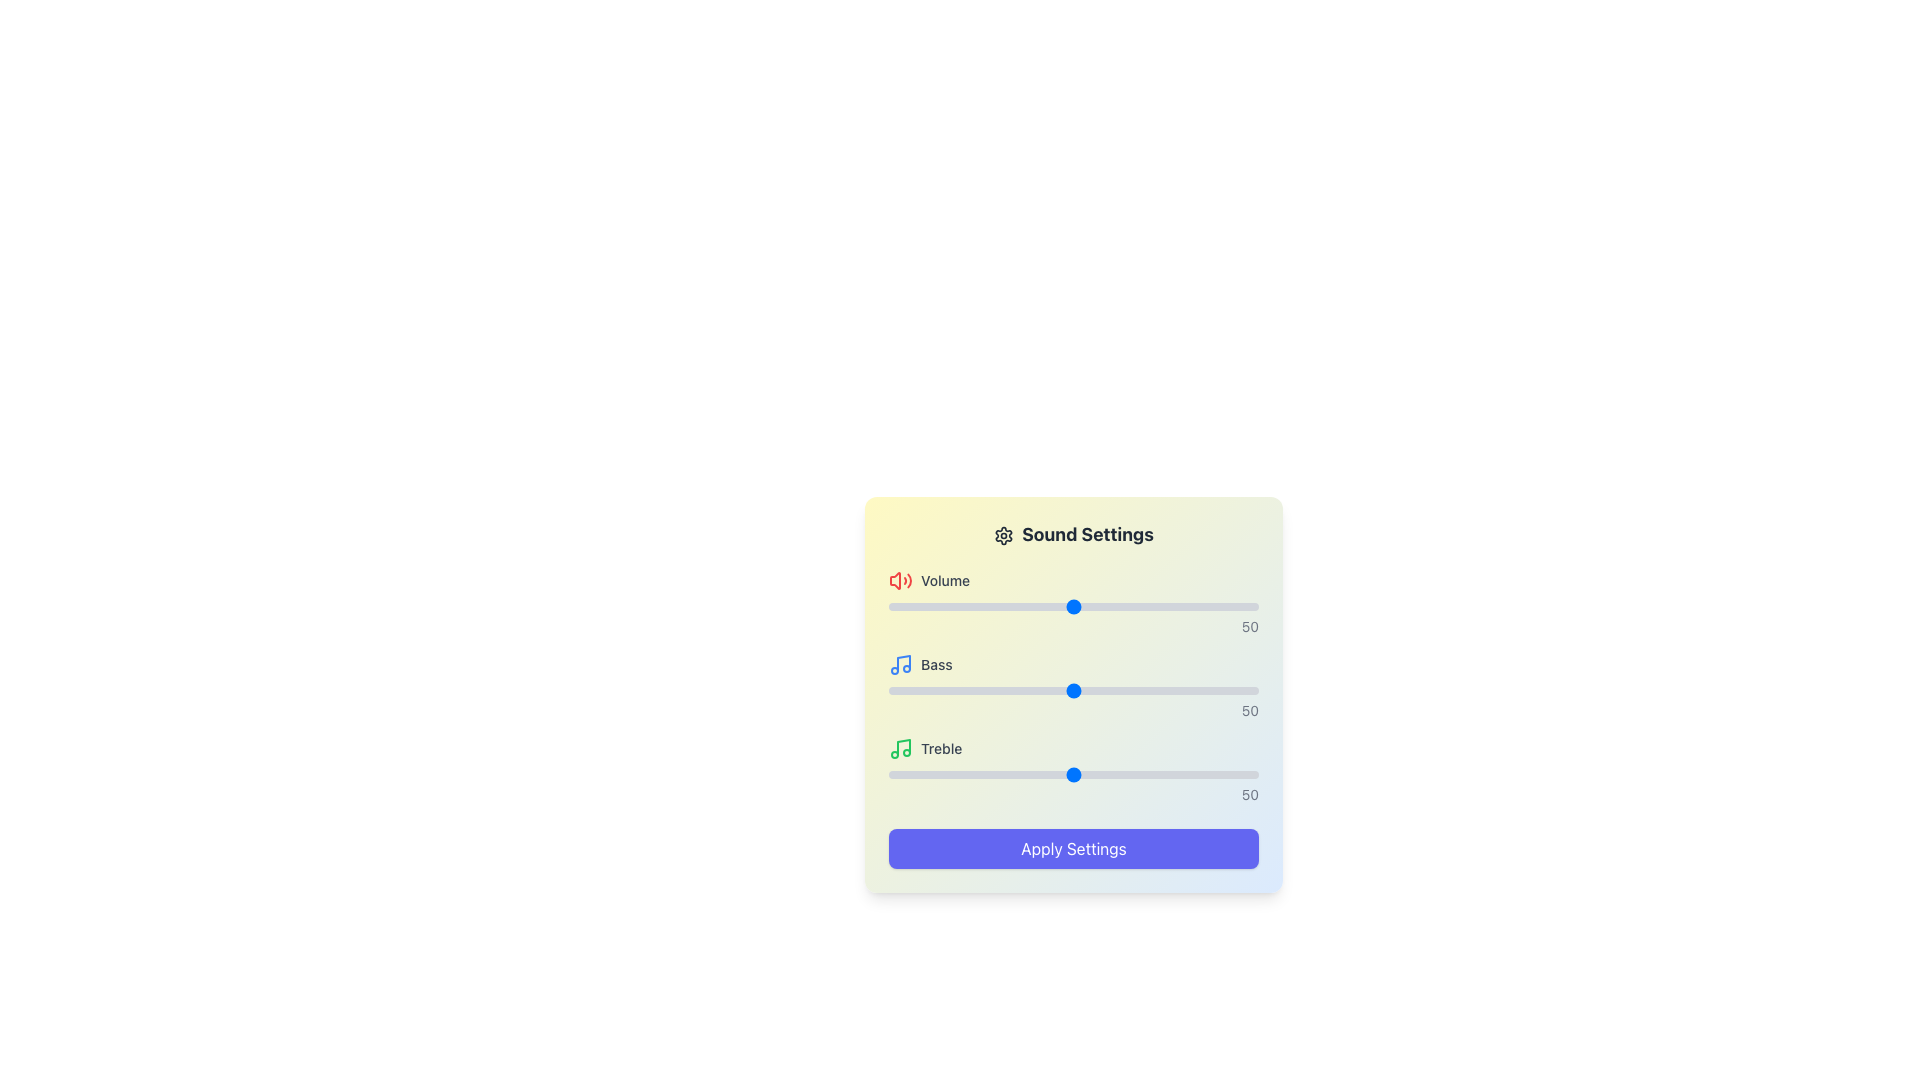  Describe the element at coordinates (935, 664) in the screenshot. I see `the text label displaying the word 'Bass', which is part of the 'Sound Settings' panel and is positioned to the right of a blue music icon` at that location.